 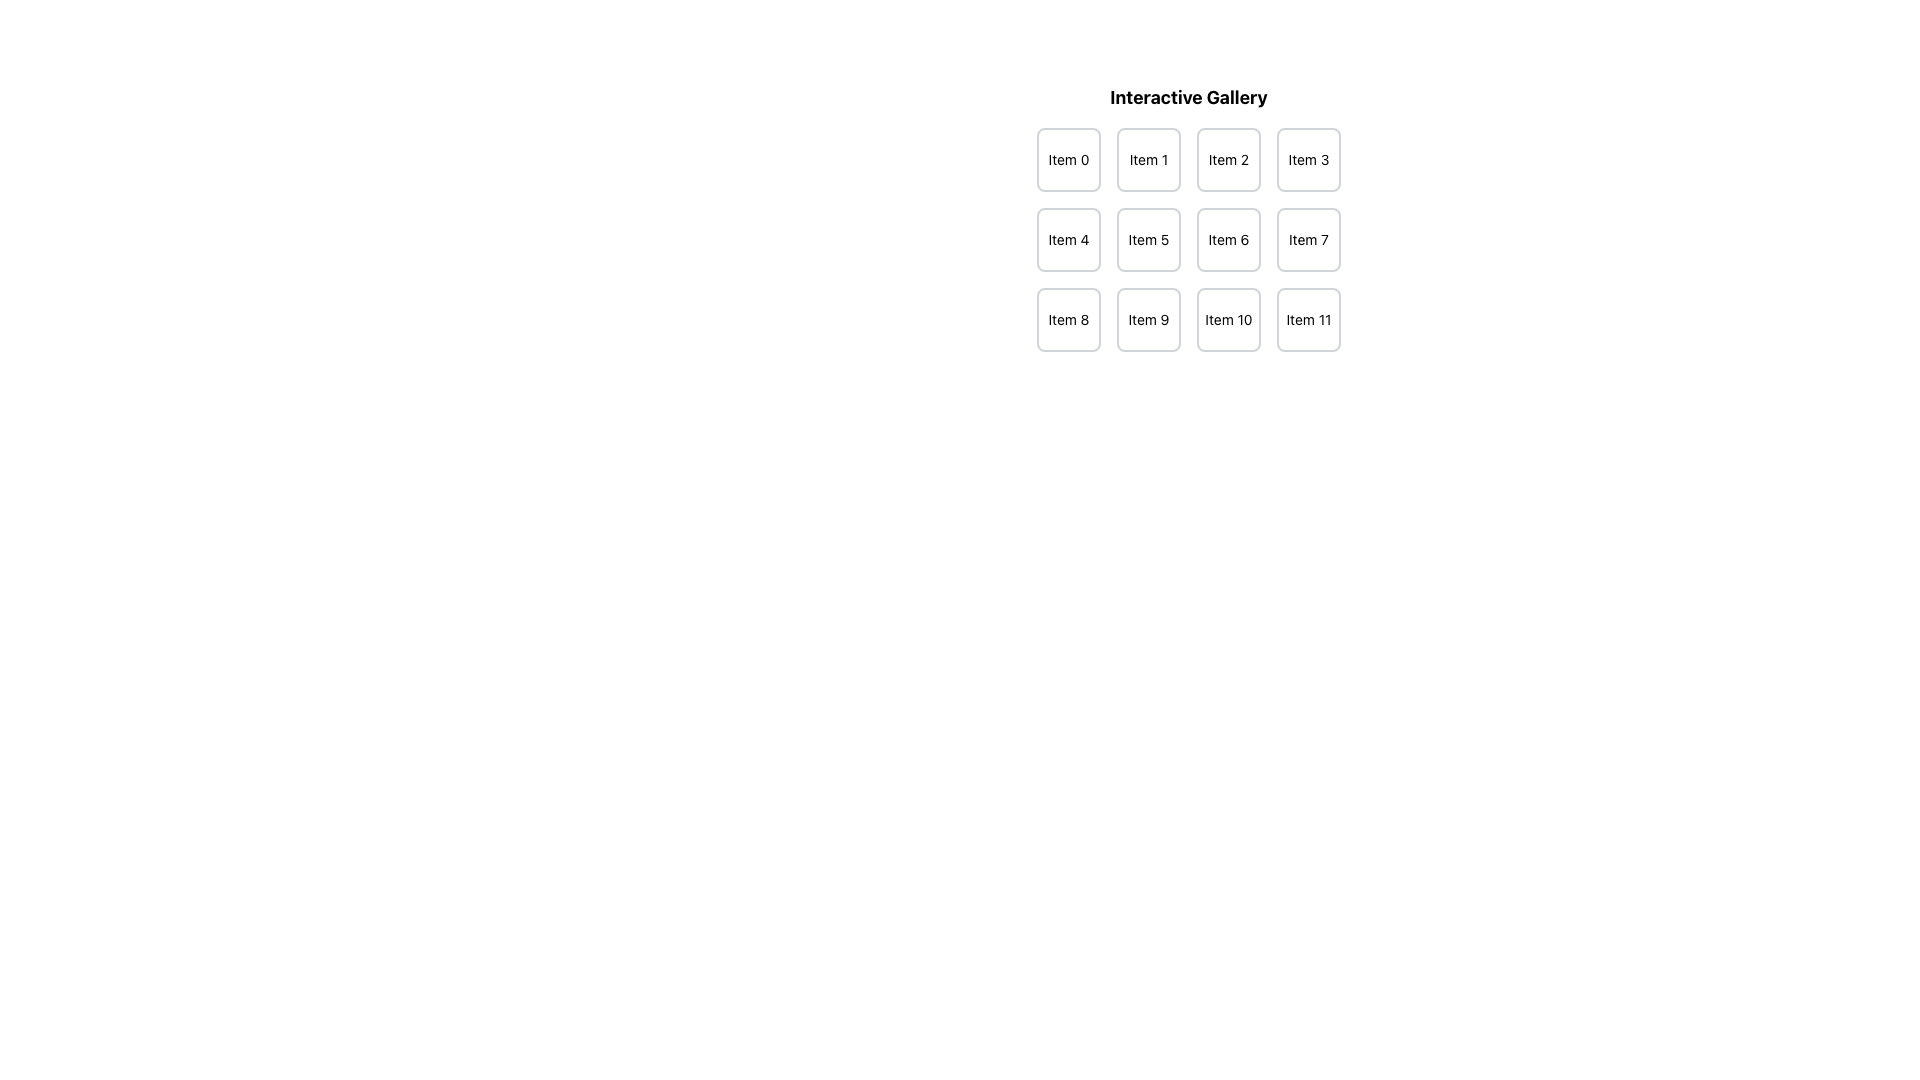 What do you see at coordinates (1068, 319) in the screenshot?
I see `the button corresponding to 'Item 8' in the gallery` at bounding box center [1068, 319].